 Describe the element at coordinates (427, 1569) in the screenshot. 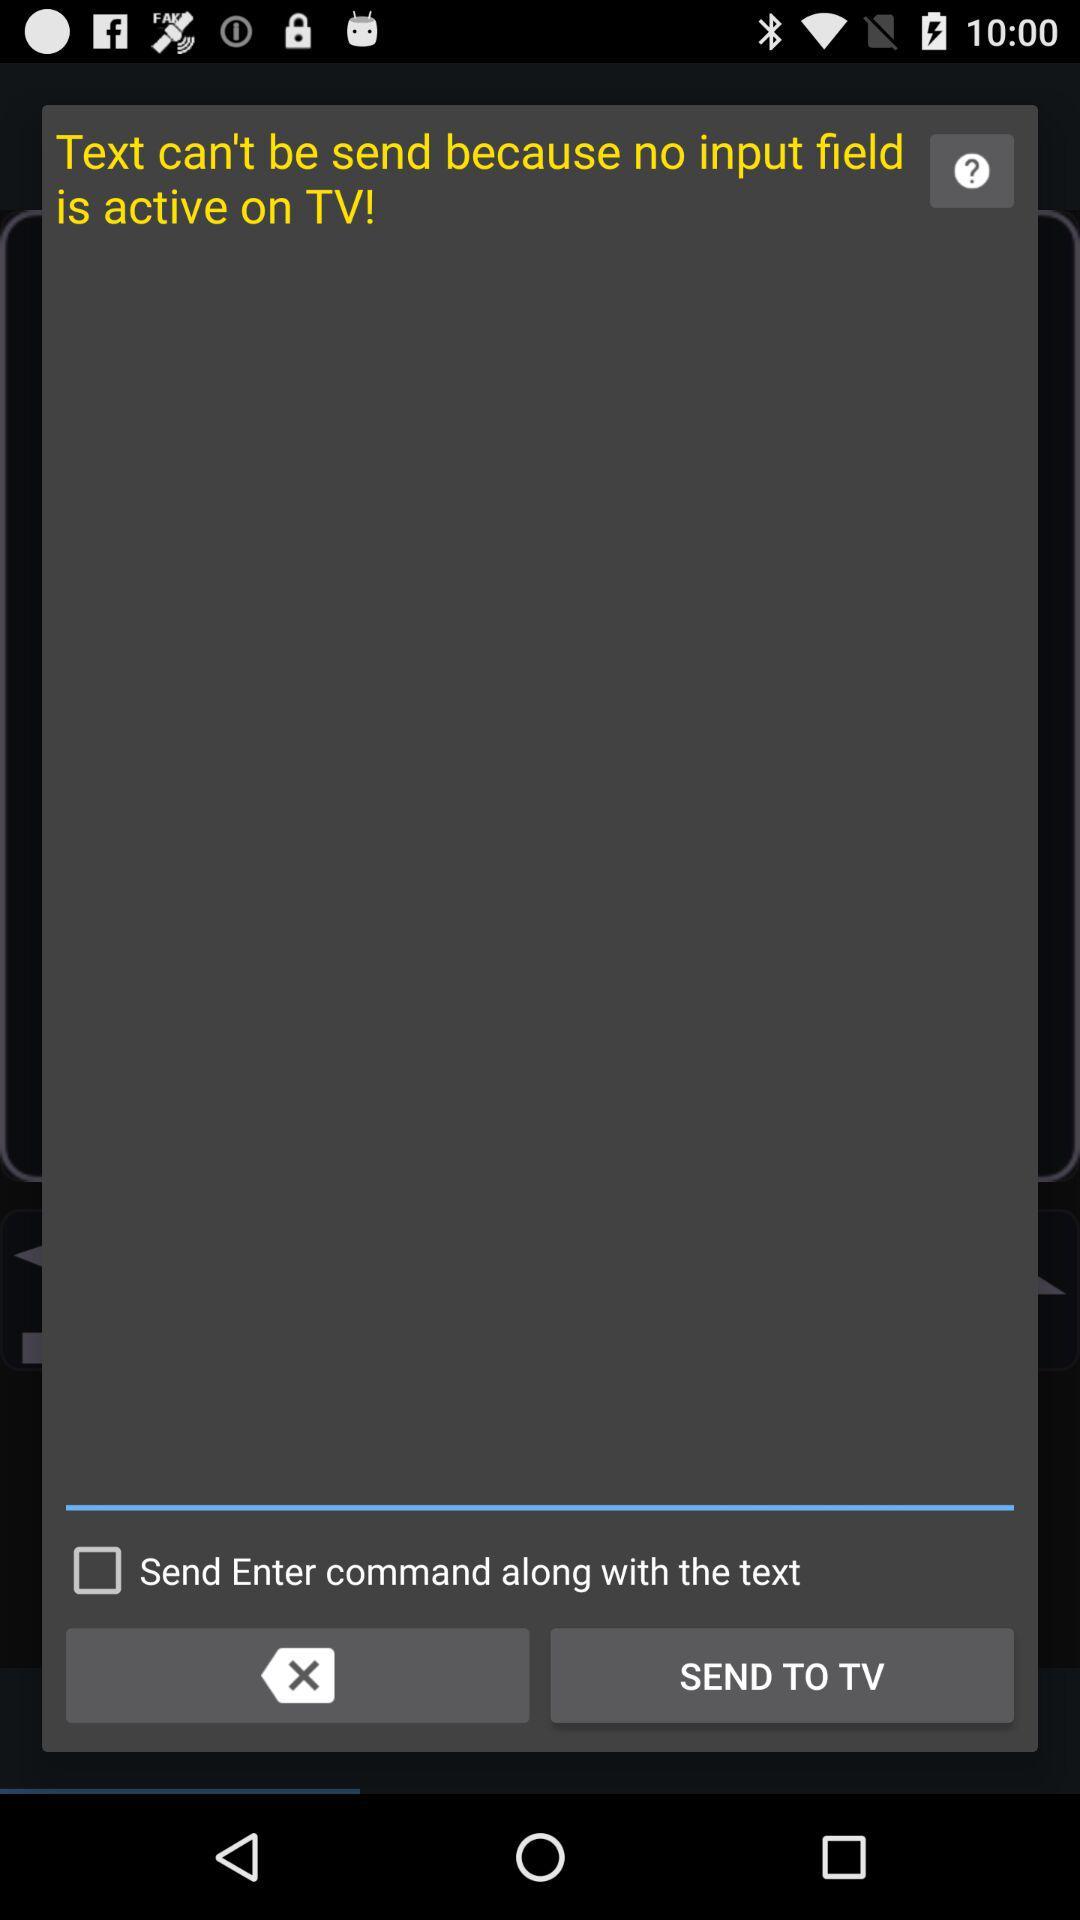

I see `the send enter command item` at that location.